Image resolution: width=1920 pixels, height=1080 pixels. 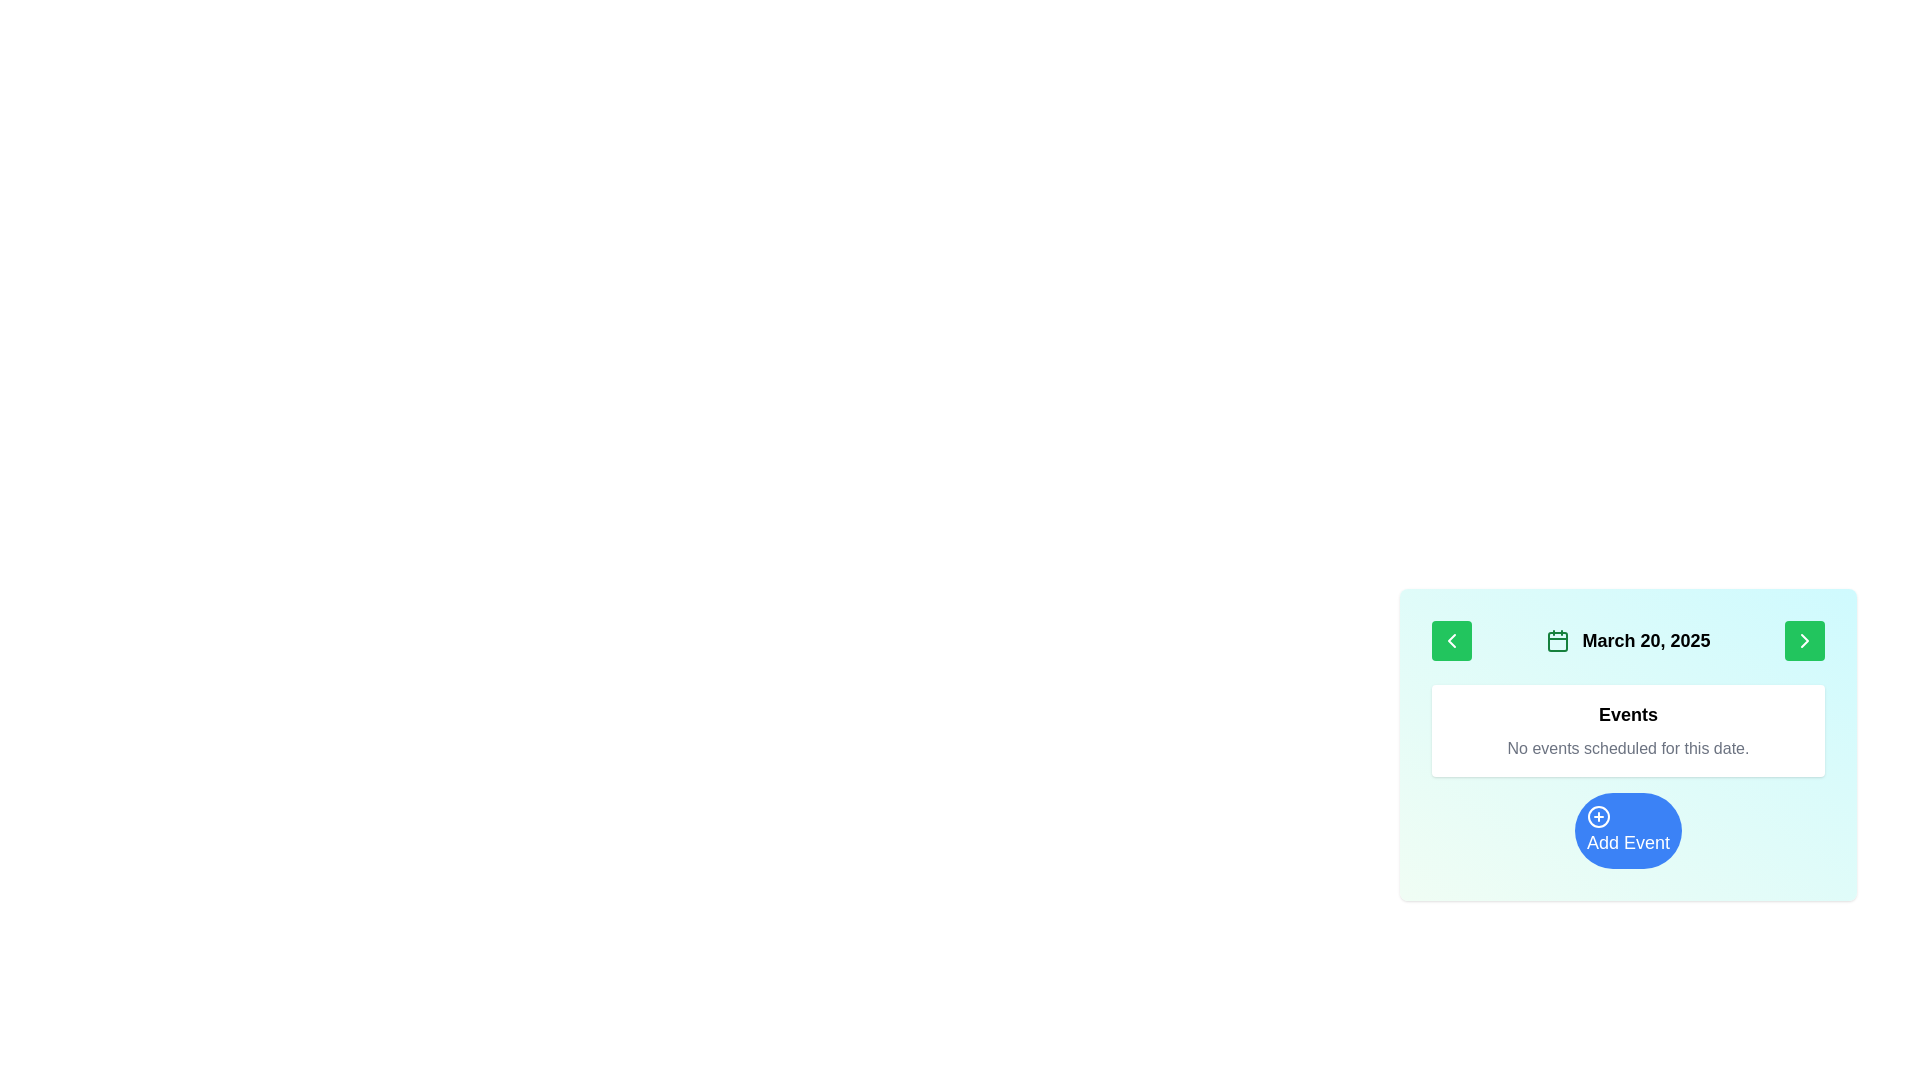 What do you see at coordinates (1628, 748) in the screenshot?
I see `the static text element that reads 'No events scheduled for this date.' which is located within the 'Events' box, positioned below the 'Events' heading and above the 'Add Event' button` at bounding box center [1628, 748].